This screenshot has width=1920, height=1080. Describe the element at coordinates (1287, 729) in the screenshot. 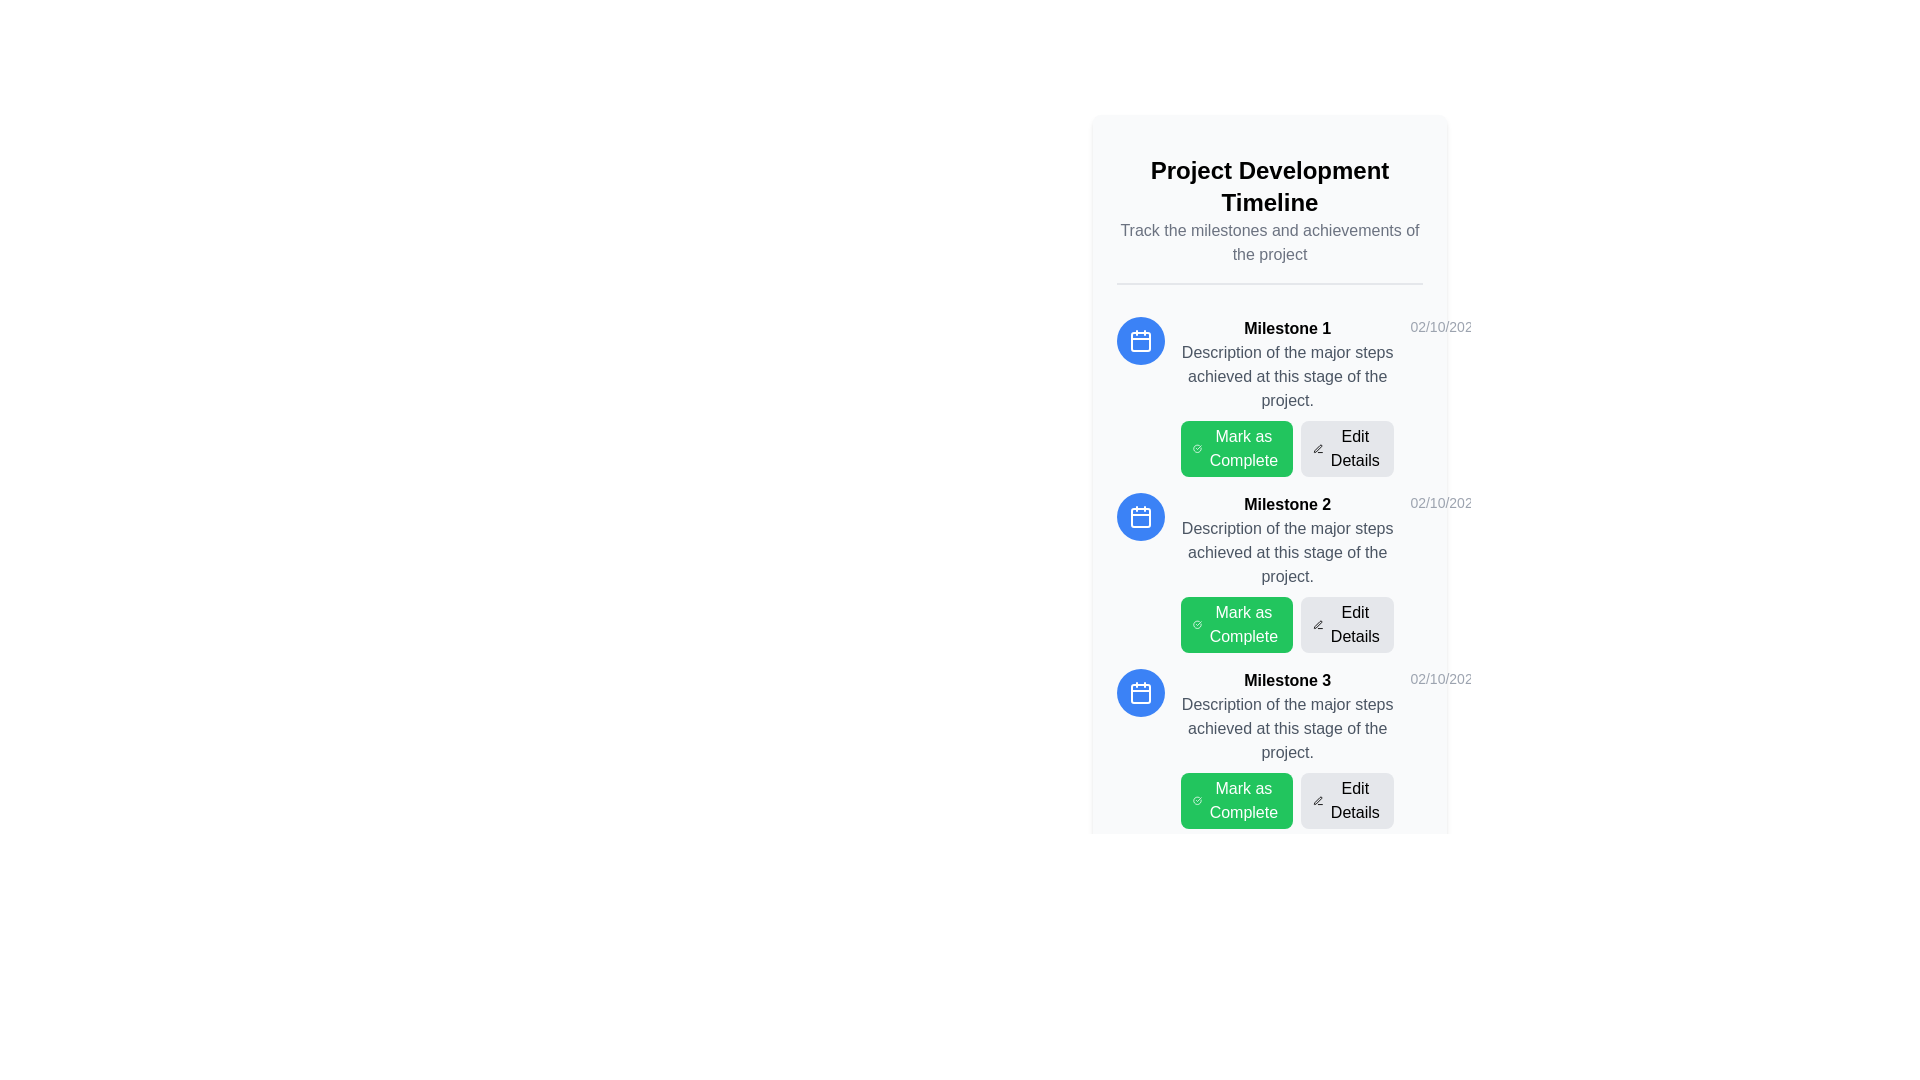

I see `the Text Display element that provides details about the major steps achieved at this stage of the project, which is located below the 'Milestone 3' heading` at that location.